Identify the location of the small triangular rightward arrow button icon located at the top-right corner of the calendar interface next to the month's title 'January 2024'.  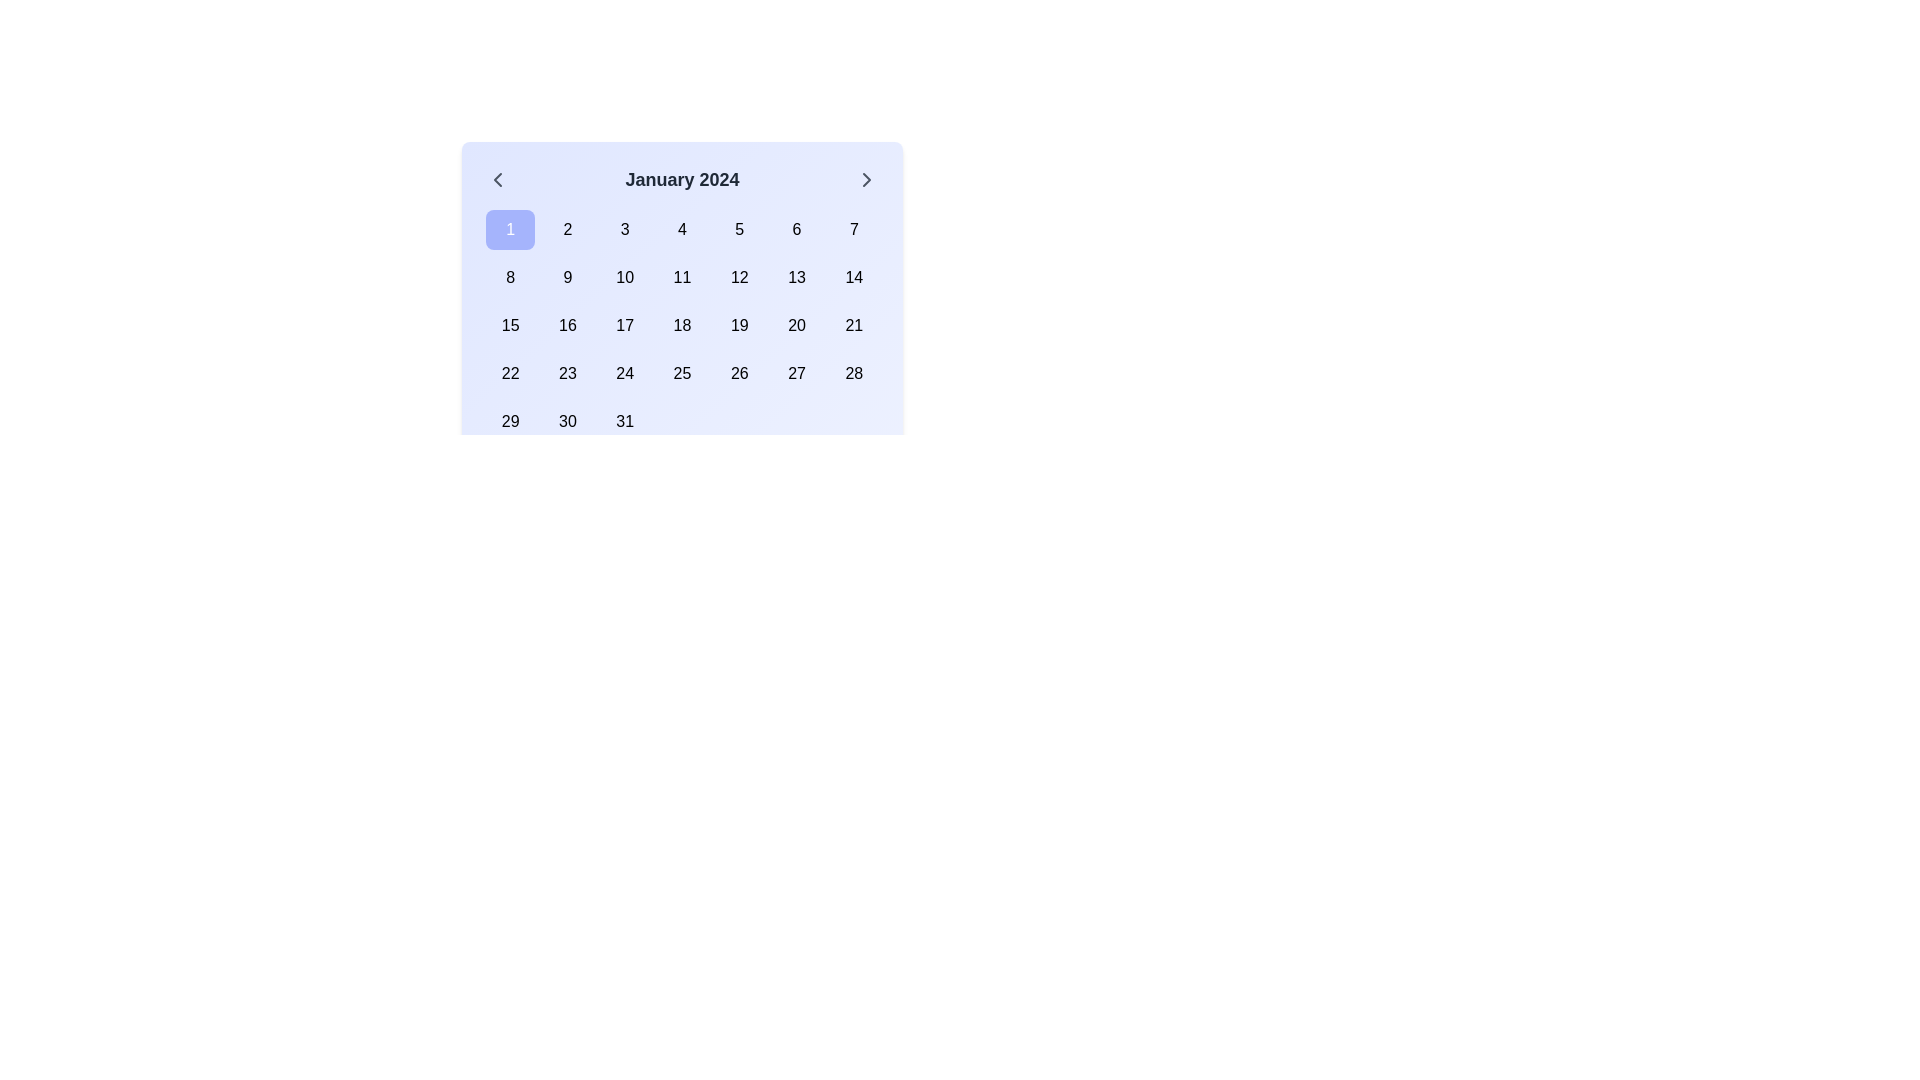
(867, 180).